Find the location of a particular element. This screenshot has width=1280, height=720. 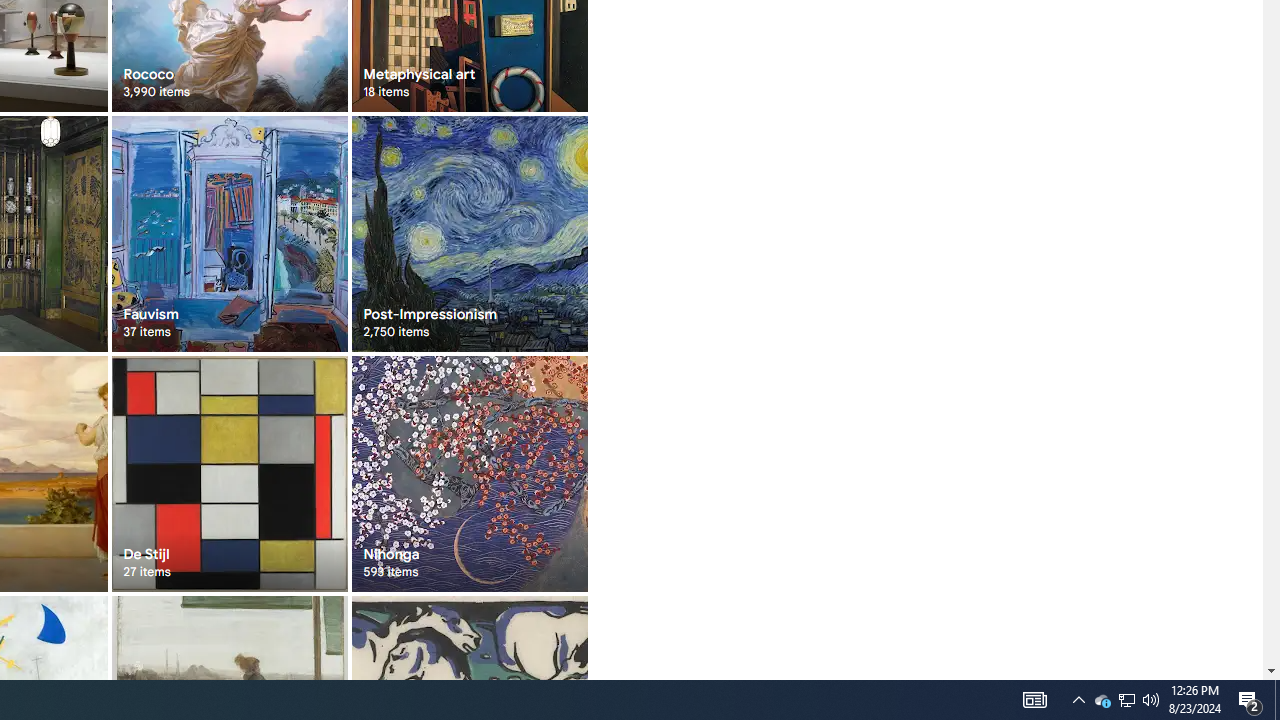

'De Stijl 27 items' is located at coordinates (229, 473).